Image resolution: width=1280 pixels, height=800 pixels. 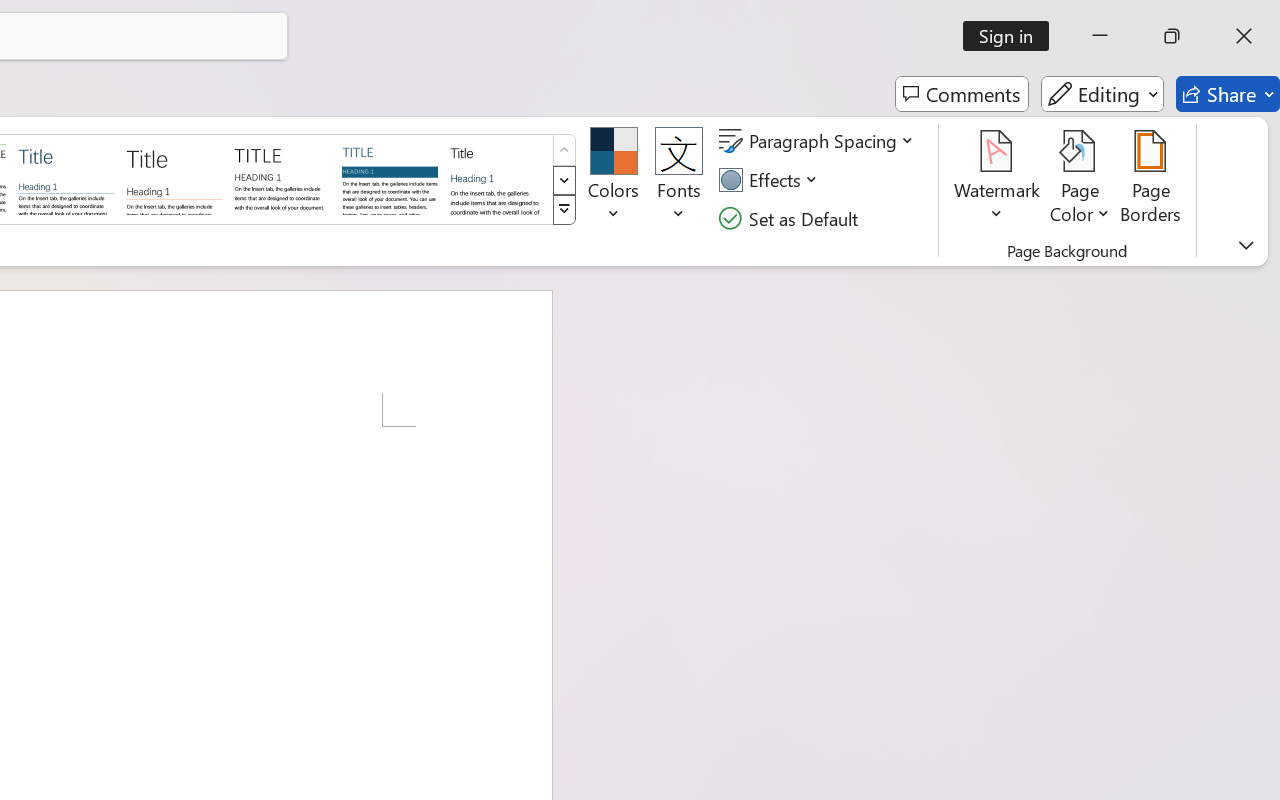 What do you see at coordinates (612, 179) in the screenshot?
I see `'Colors'` at bounding box center [612, 179].